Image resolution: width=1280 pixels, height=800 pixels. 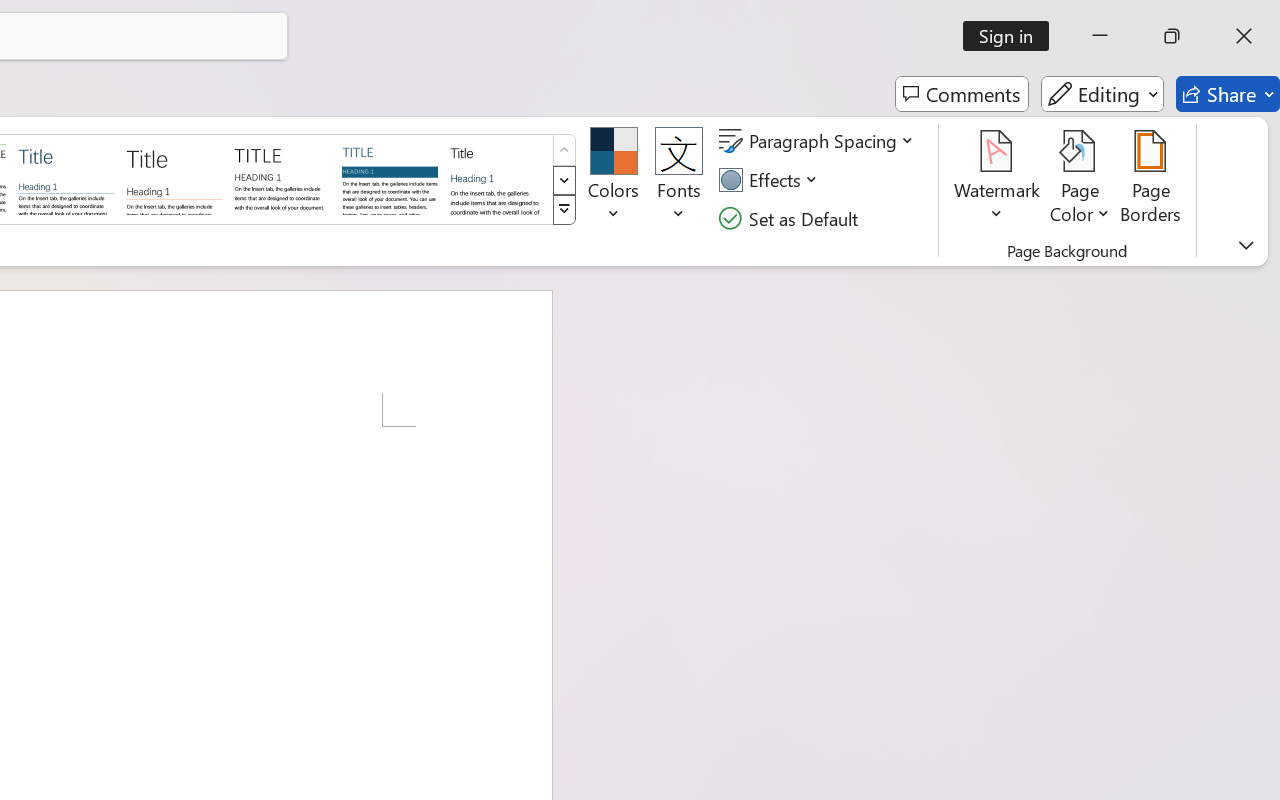 What do you see at coordinates (612, 179) in the screenshot?
I see `'Colors'` at bounding box center [612, 179].